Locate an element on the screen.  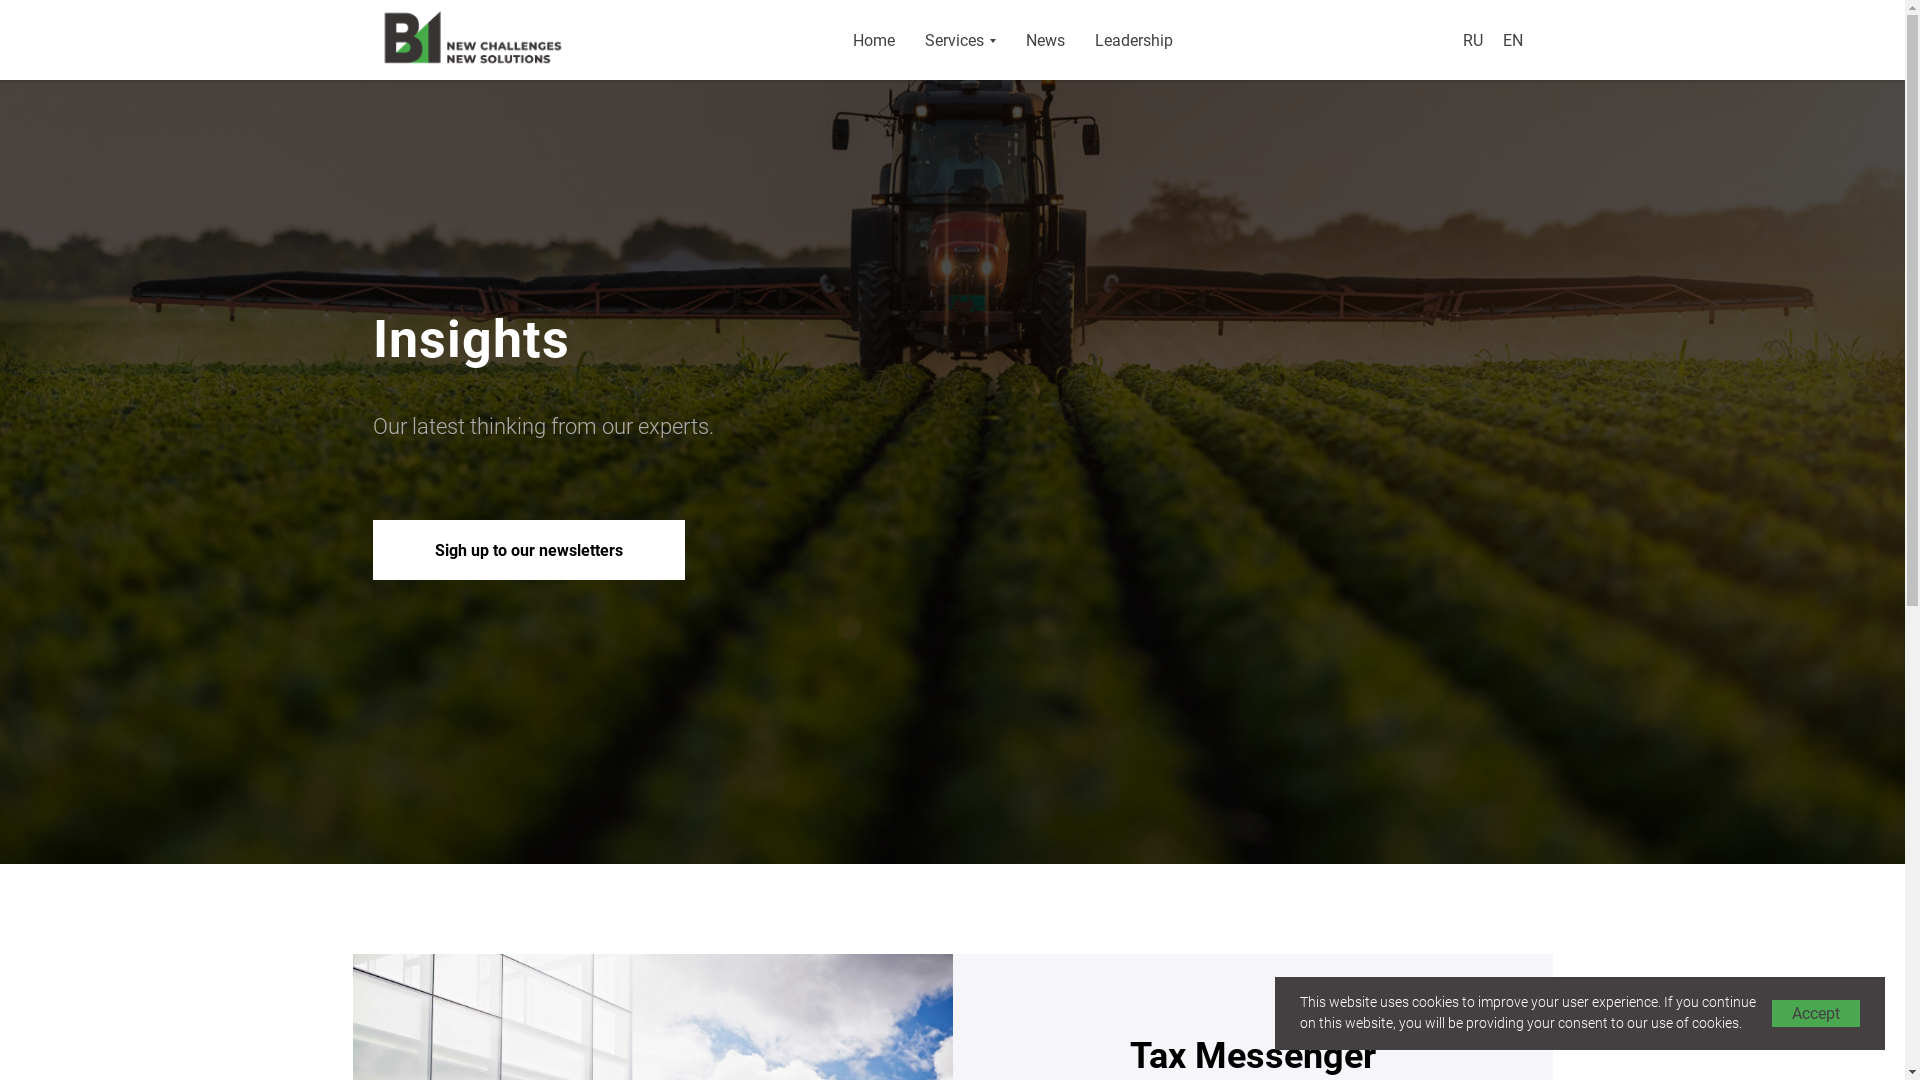
'Home' is located at coordinates (873, 39).